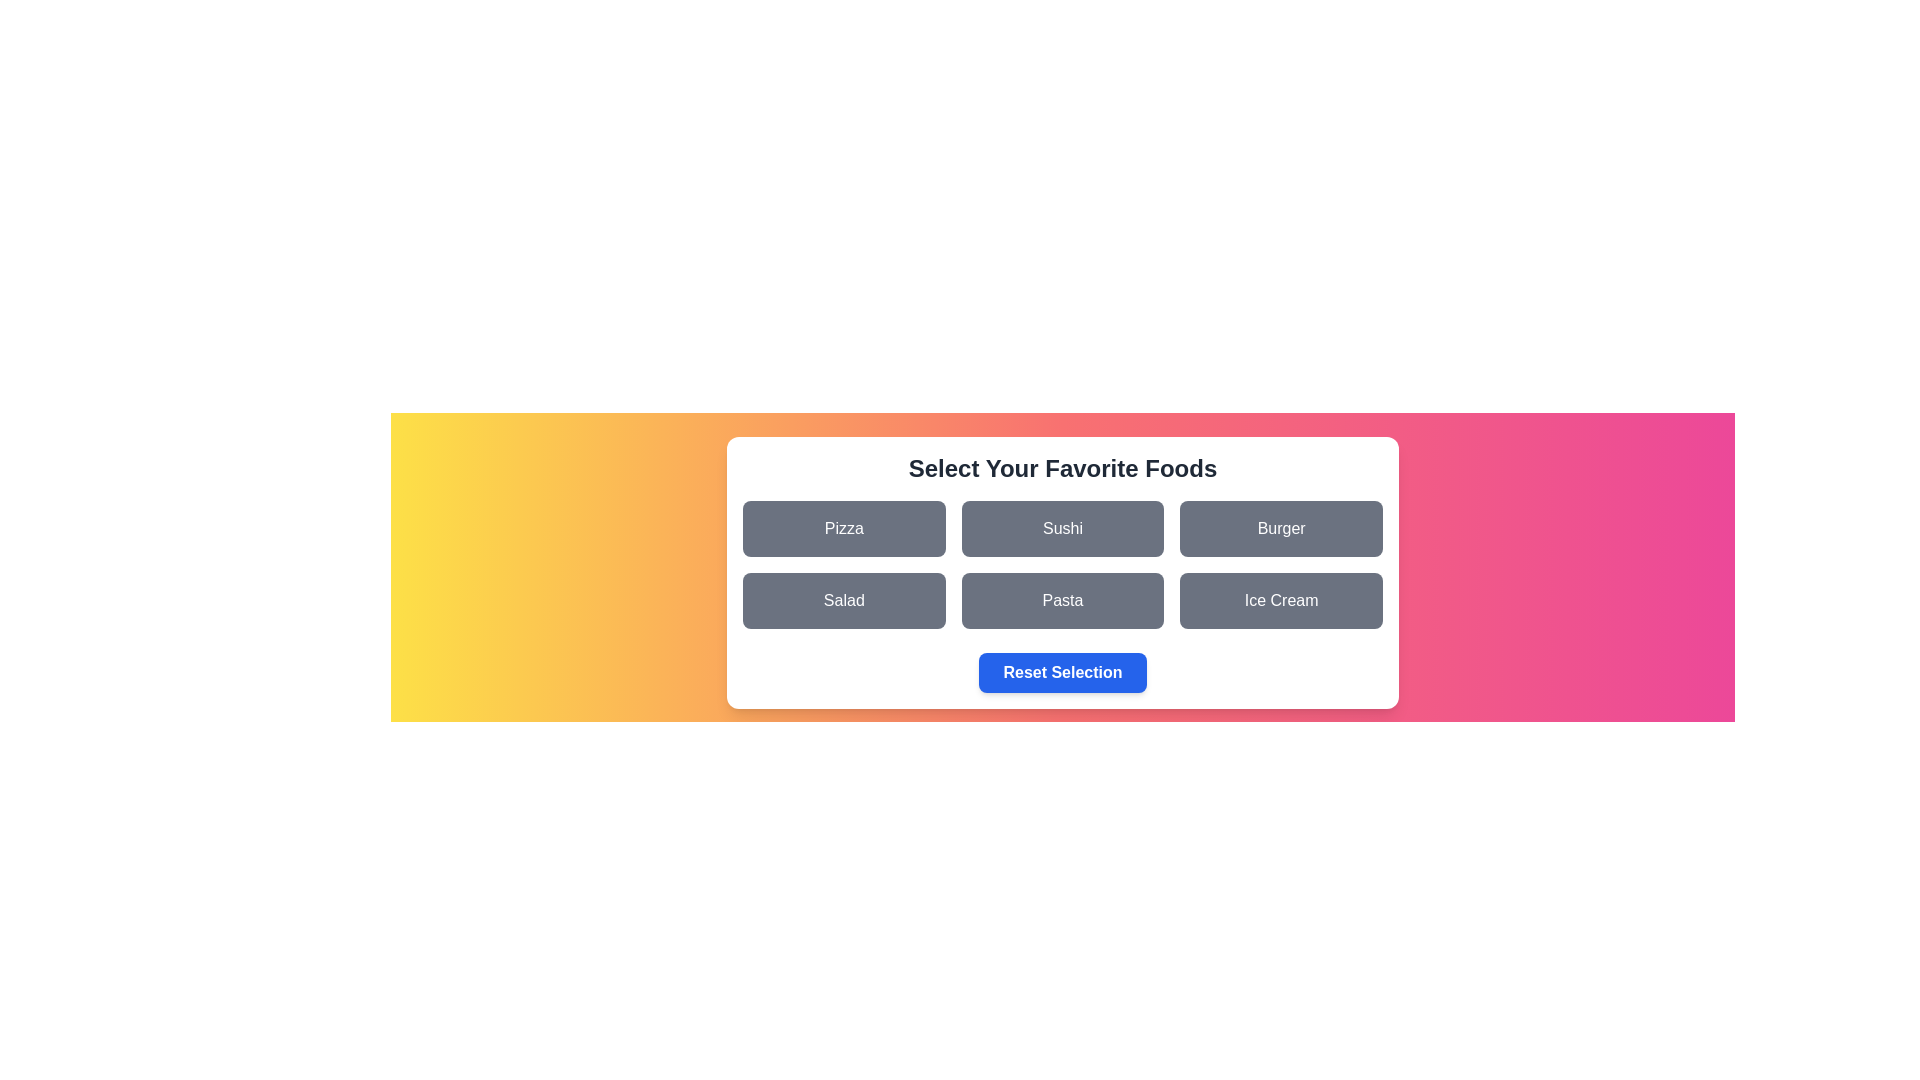 This screenshot has width=1920, height=1080. I want to click on the food item Salad, so click(844, 600).